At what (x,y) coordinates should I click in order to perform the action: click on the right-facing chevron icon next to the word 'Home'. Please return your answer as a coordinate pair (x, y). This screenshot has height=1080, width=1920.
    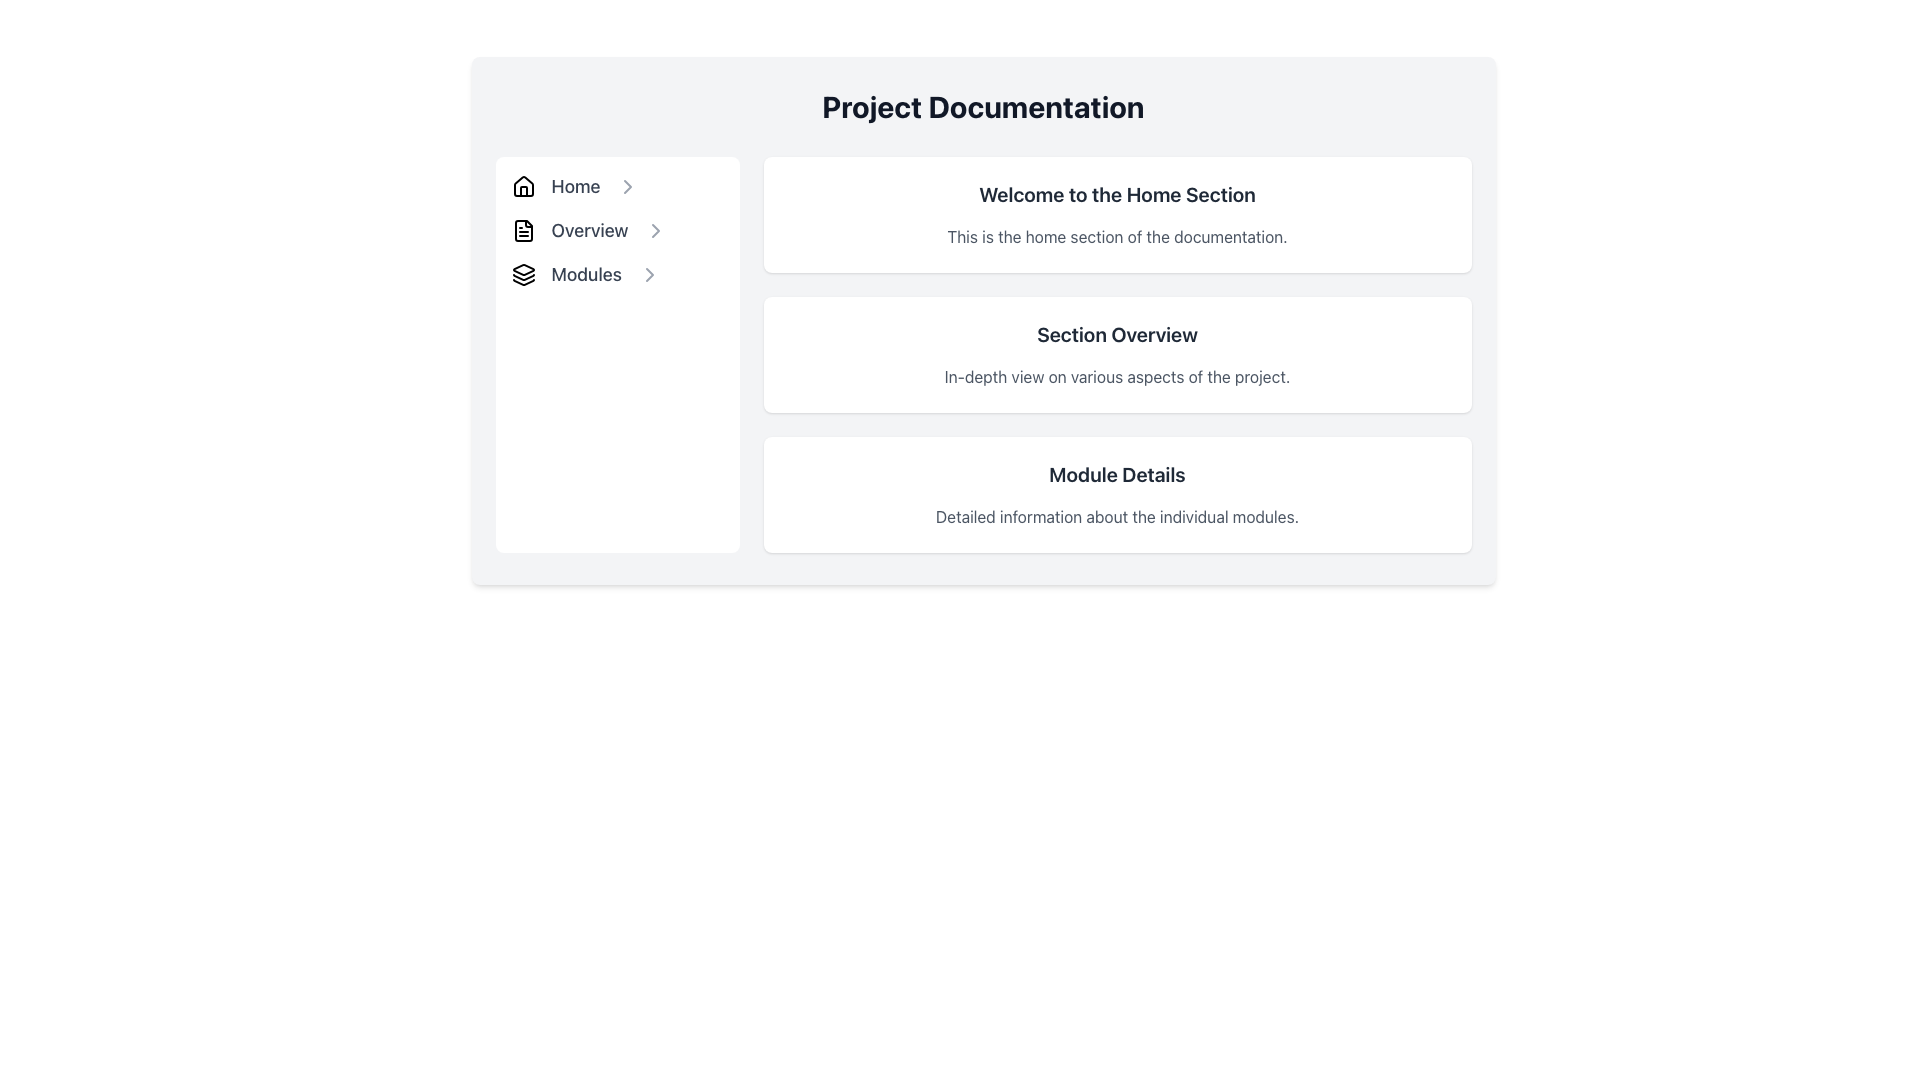
    Looking at the image, I should click on (627, 186).